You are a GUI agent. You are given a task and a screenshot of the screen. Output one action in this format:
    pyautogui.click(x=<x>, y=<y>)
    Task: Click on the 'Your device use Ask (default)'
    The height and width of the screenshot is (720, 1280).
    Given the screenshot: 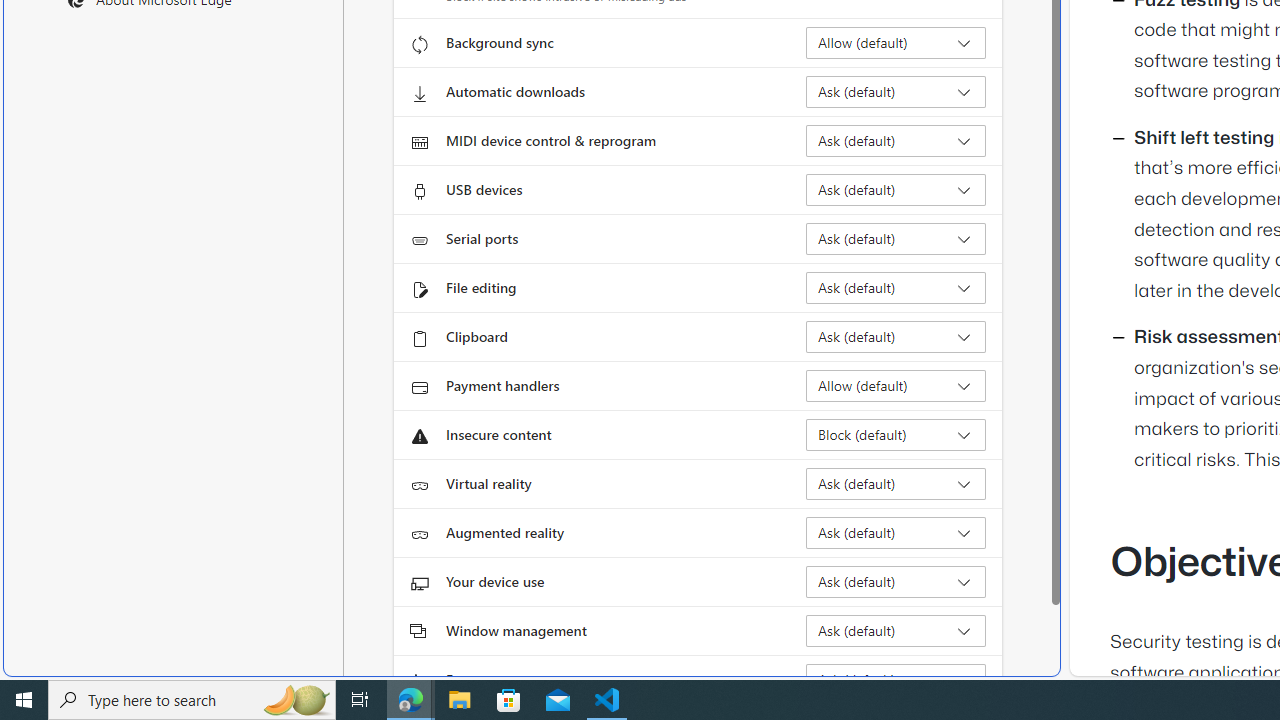 What is the action you would take?
    pyautogui.click(x=895, y=582)
    